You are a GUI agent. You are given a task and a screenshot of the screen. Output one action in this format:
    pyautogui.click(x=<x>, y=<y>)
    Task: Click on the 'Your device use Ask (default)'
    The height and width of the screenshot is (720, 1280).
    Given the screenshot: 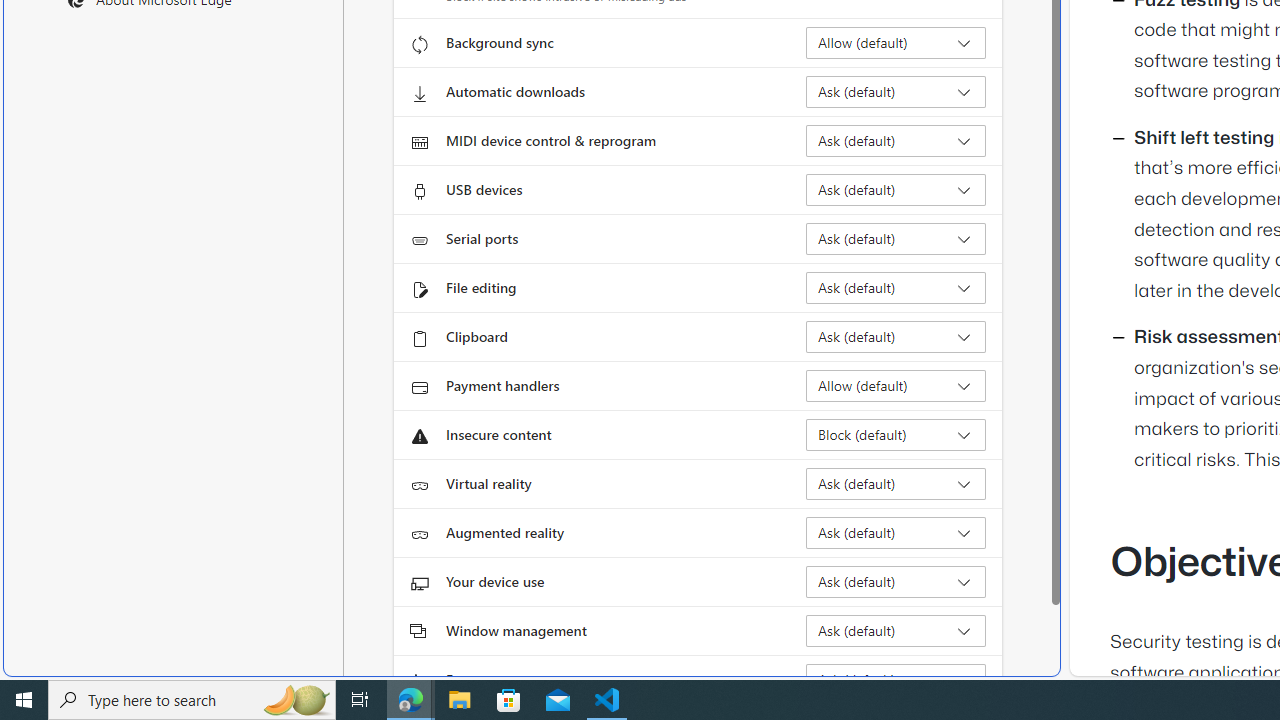 What is the action you would take?
    pyautogui.click(x=895, y=582)
    